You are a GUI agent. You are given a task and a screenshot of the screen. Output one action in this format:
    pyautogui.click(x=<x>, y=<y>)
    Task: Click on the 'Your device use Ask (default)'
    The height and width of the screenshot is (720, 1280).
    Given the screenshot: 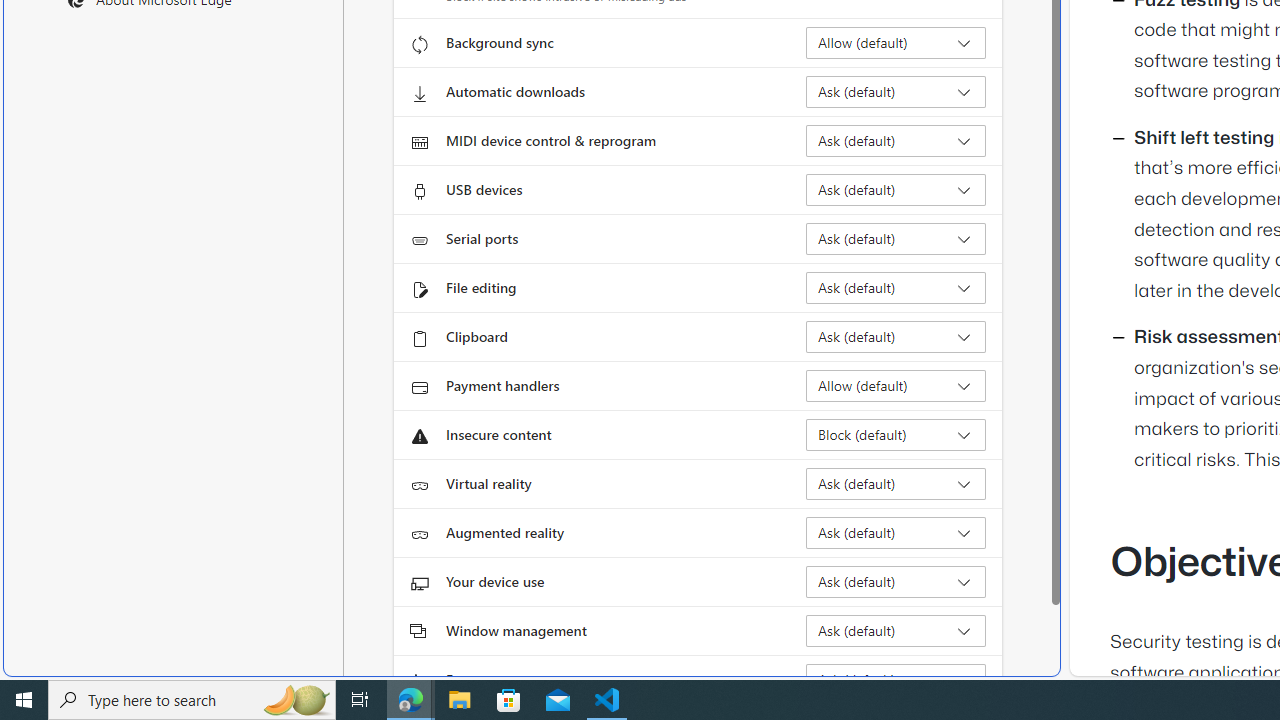 What is the action you would take?
    pyautogui.click(x=895, y=582)
    